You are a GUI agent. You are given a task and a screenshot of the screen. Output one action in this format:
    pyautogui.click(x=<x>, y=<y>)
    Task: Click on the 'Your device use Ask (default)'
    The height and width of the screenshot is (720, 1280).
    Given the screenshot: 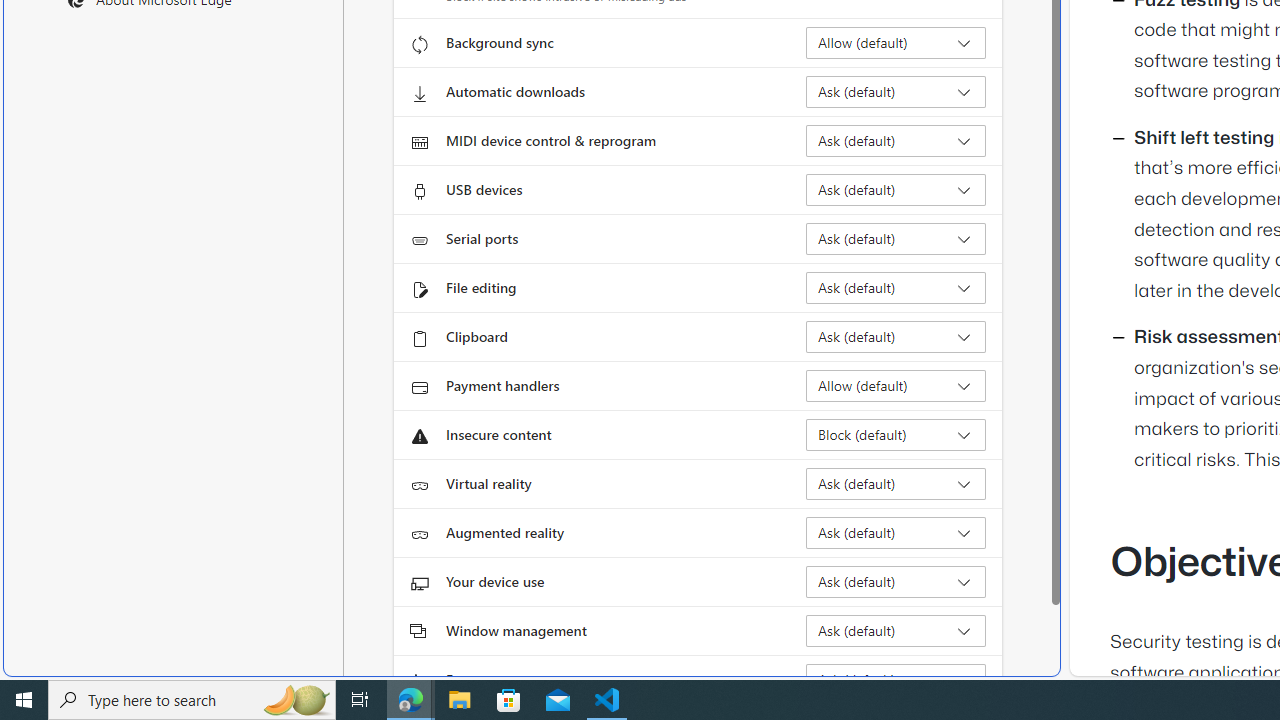 What is the action you would take?
    pyautogui.click(x=895, y=582)
    